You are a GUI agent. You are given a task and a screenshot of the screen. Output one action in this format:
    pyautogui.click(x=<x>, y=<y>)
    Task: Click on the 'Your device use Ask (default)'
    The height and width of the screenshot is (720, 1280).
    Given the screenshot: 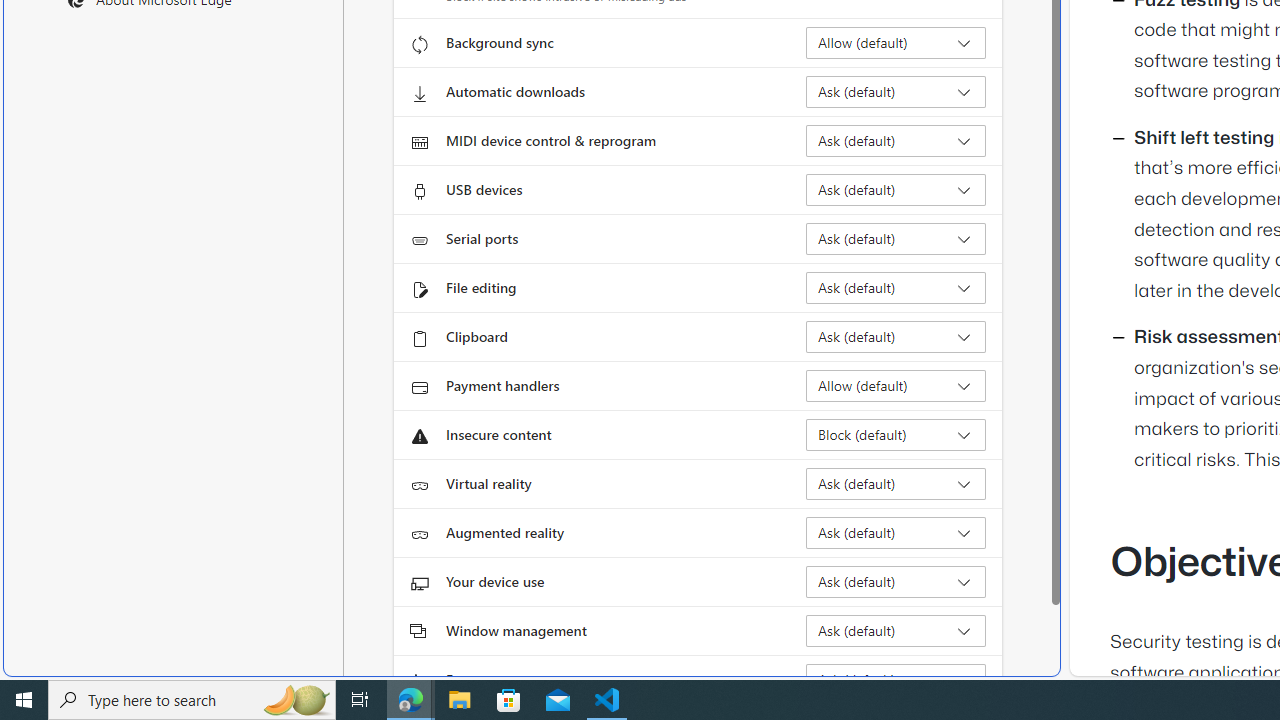 What is the action you would take?
    pyautogui.click(x=895, y=582)
    